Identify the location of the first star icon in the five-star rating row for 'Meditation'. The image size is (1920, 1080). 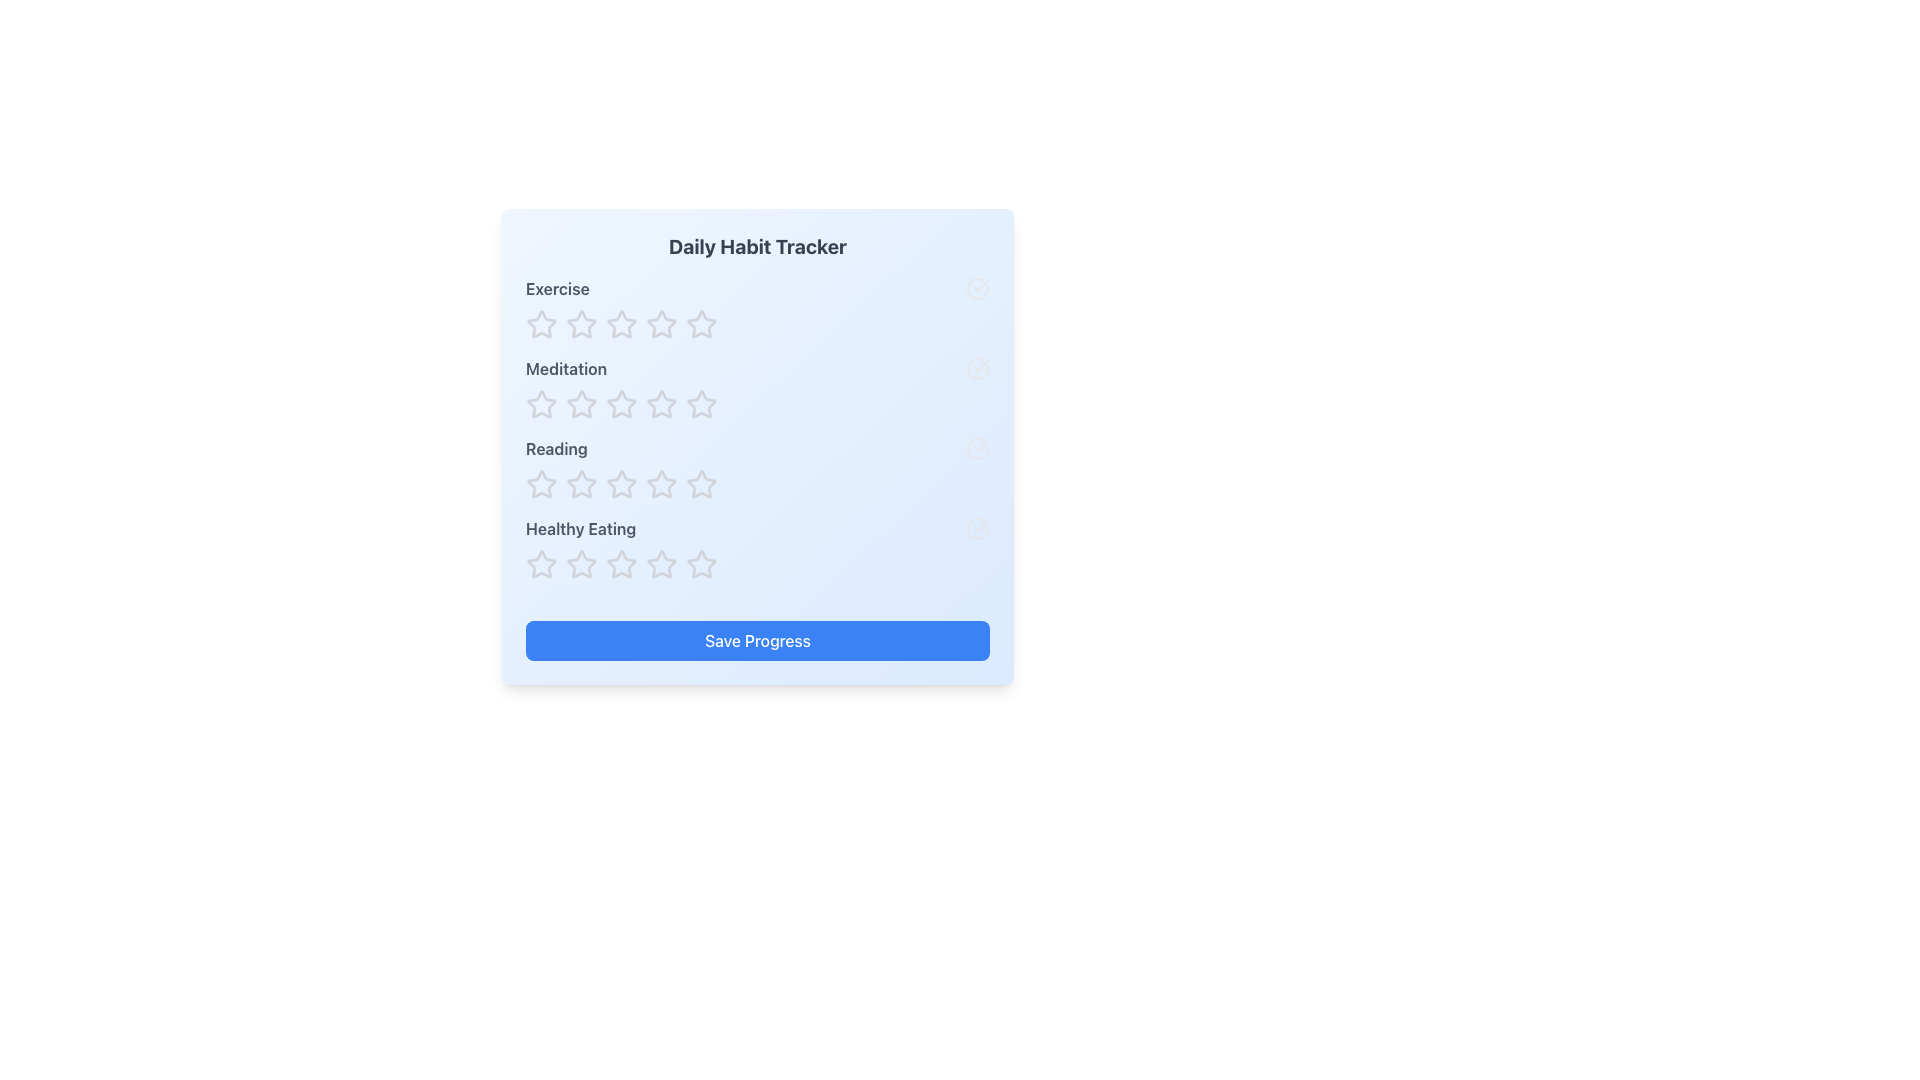
(621, 404).